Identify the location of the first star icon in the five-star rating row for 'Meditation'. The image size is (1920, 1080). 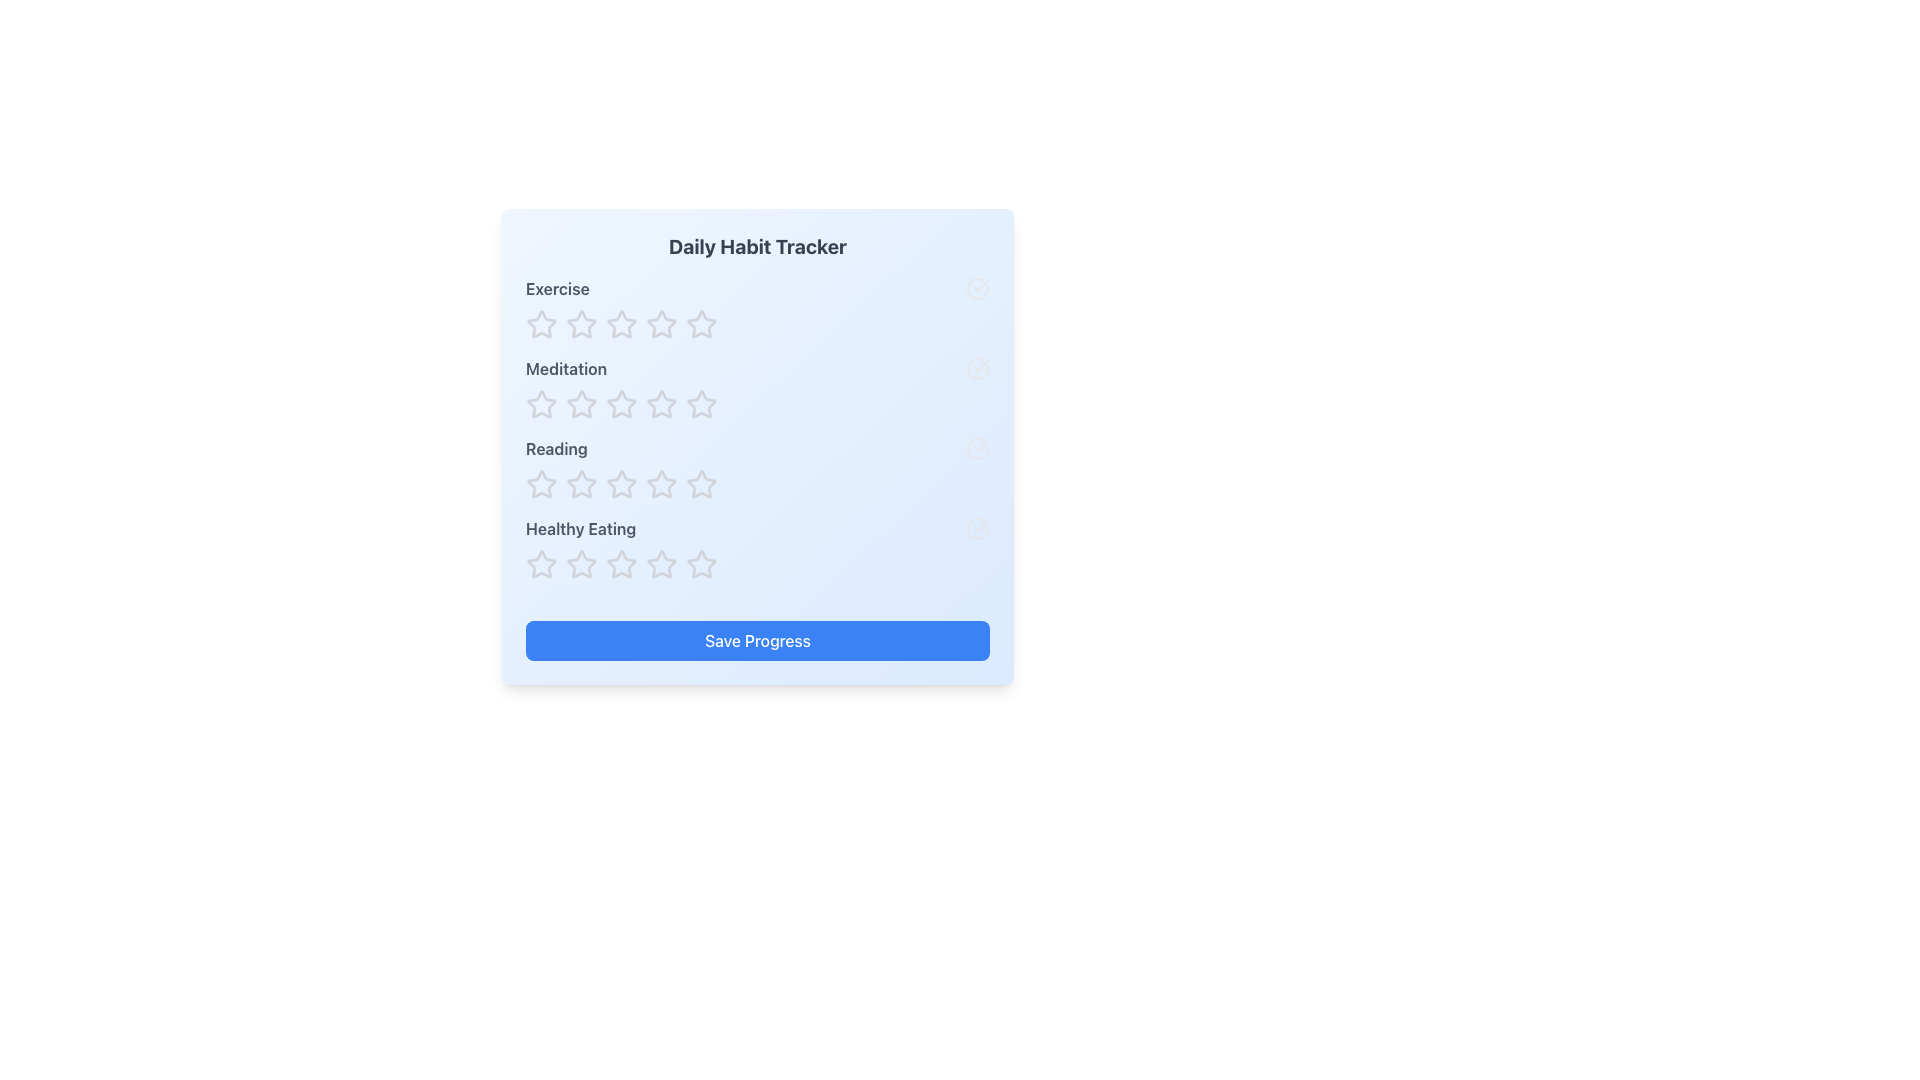
(621, 404).